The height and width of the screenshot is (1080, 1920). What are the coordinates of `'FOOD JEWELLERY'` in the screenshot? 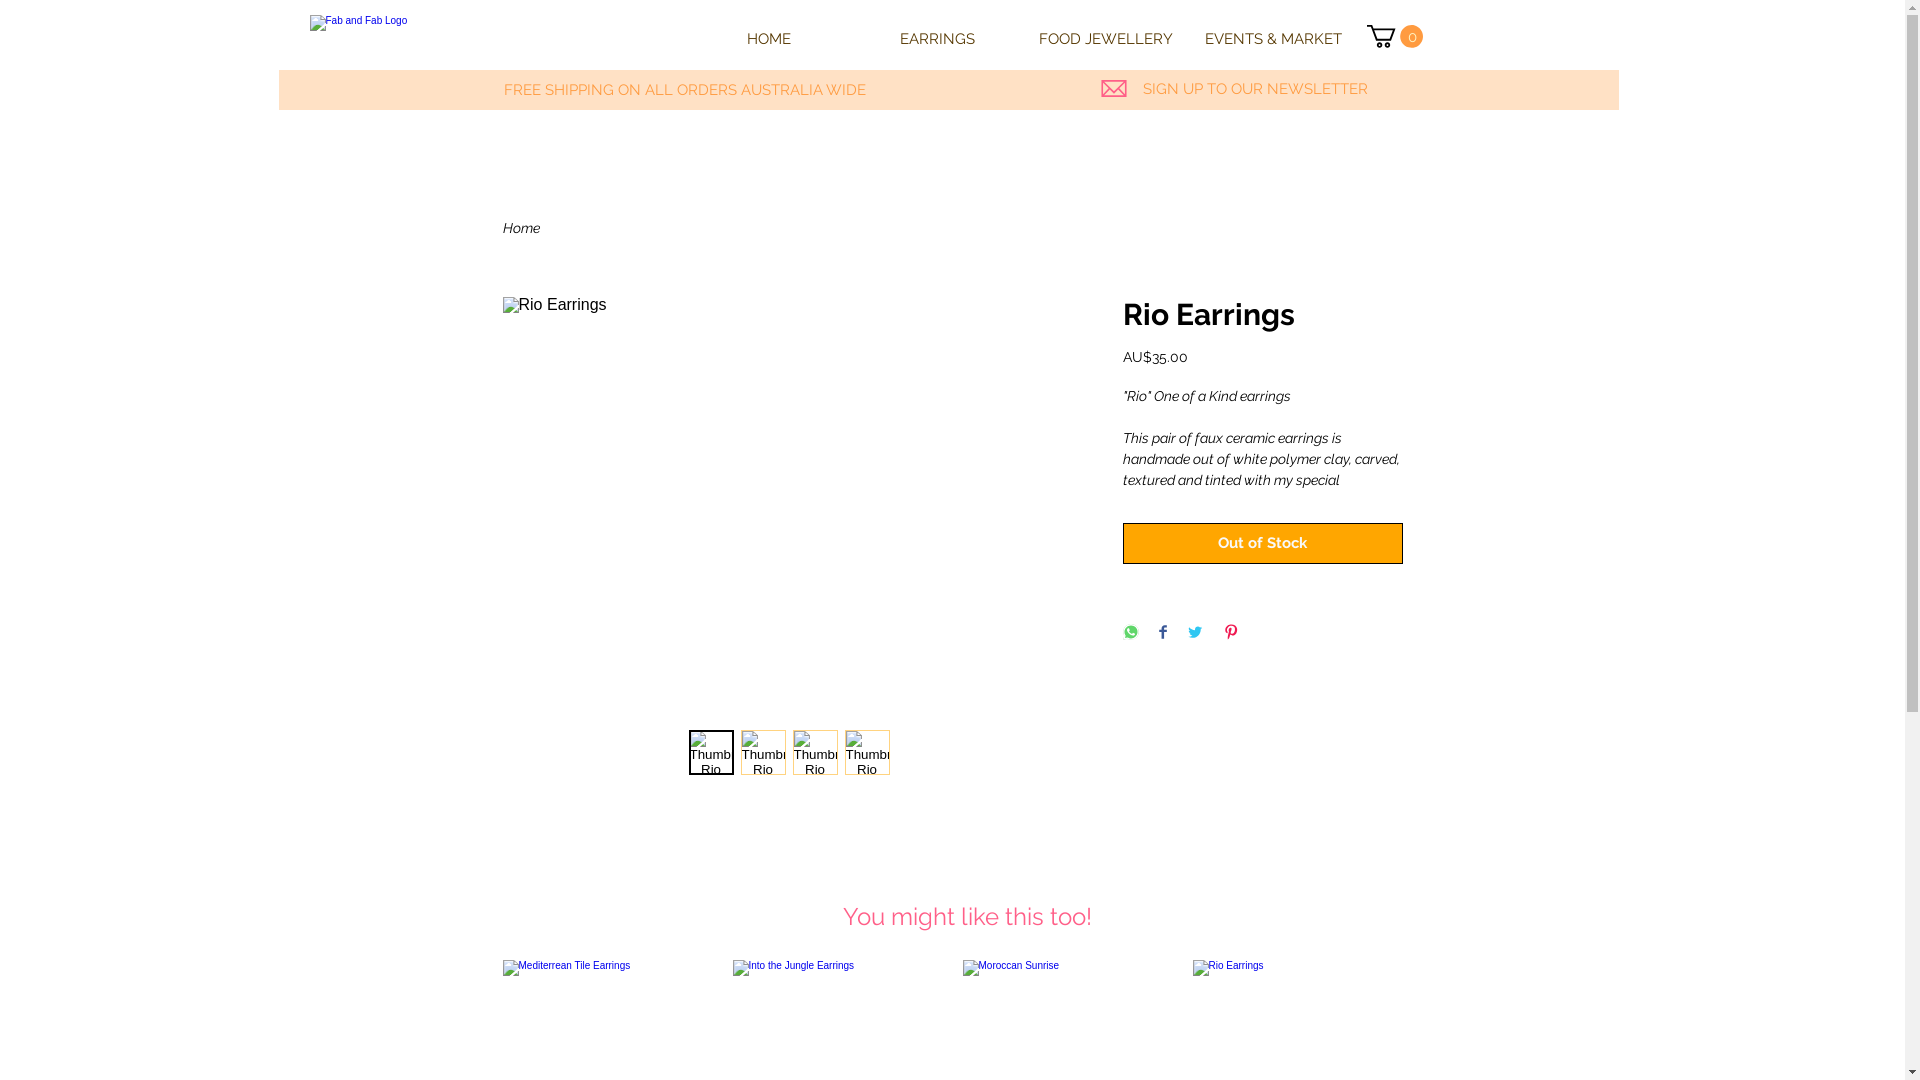 It's located at (1104, 39).